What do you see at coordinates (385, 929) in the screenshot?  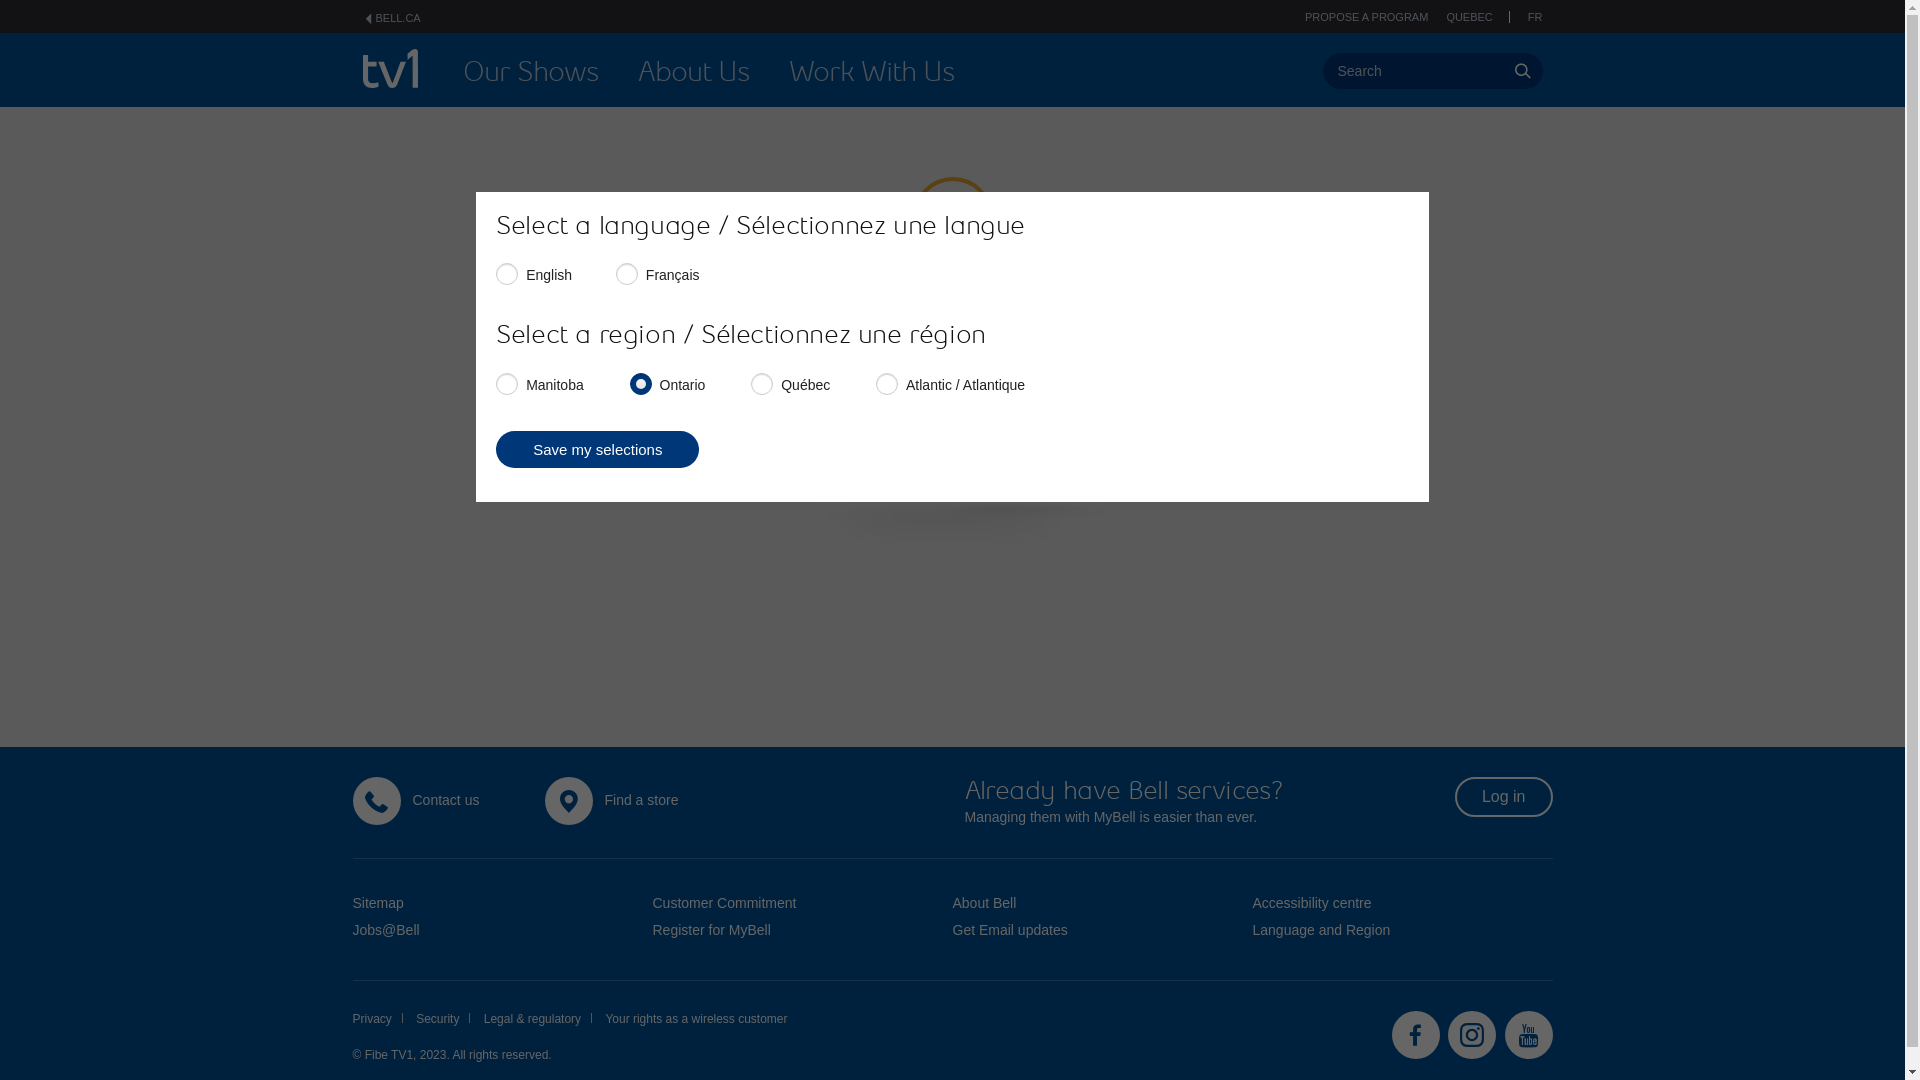 I see `'Jobs@Bell'` at bounding box center [385, 929].